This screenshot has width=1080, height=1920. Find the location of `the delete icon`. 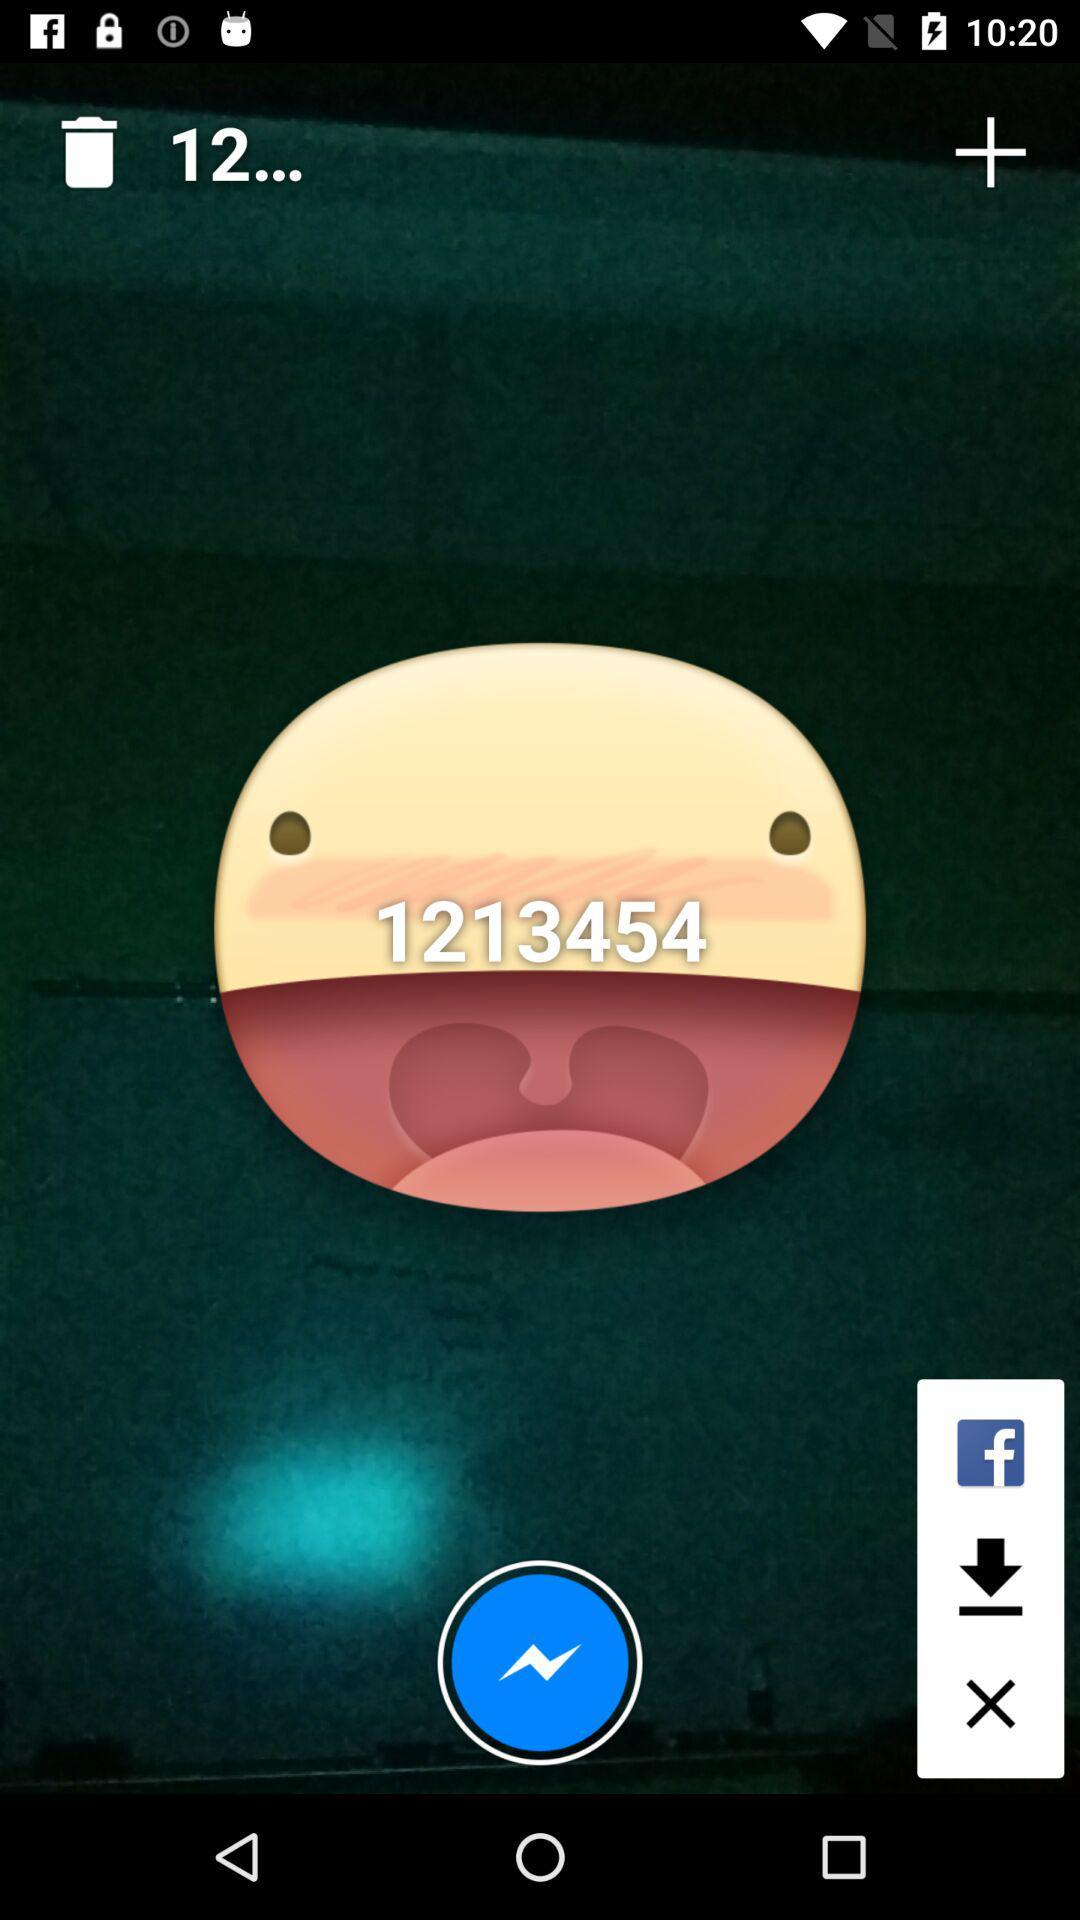

the delete icon is located at coordinates (80, 143).